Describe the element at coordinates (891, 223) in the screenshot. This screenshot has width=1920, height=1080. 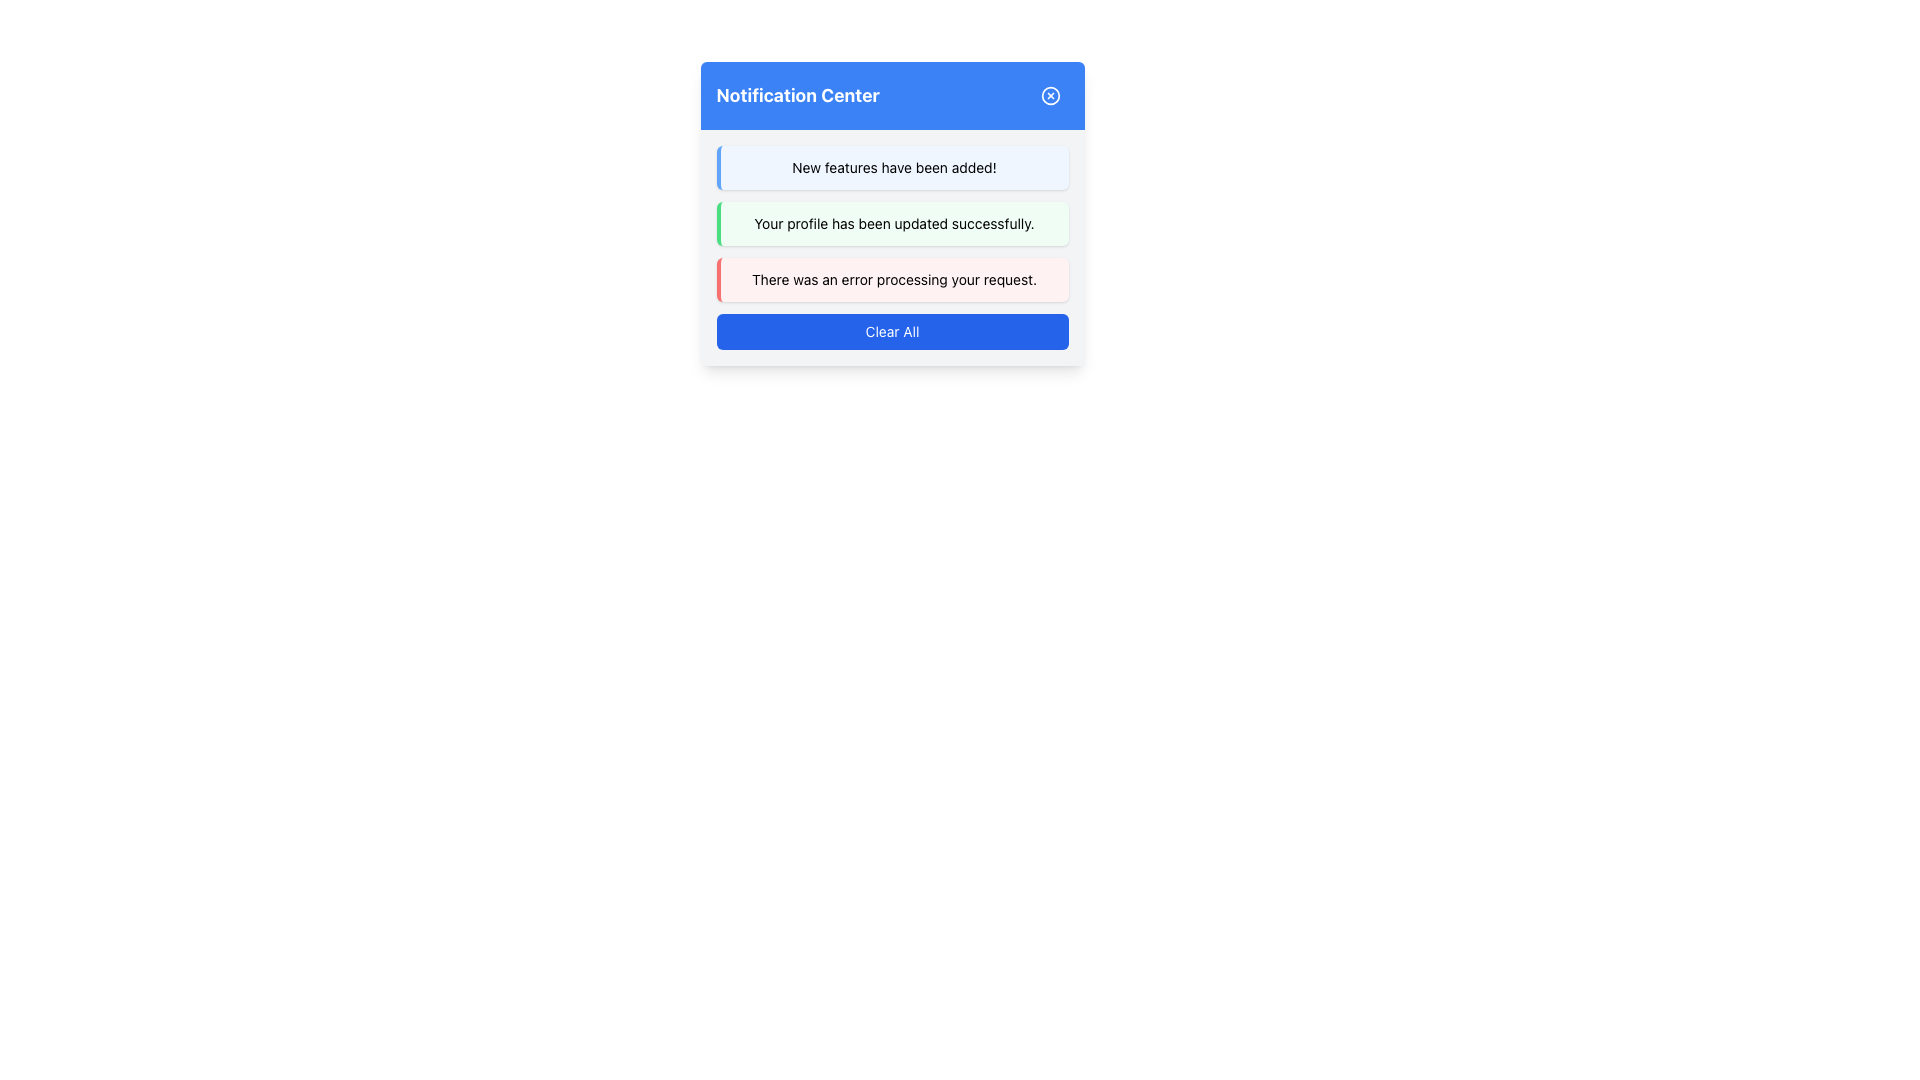
I see `static notification message that indicates 'Your profile has been updated successfully.' This message is visually distinguished by a green vertical border and a light green background, positioned between two other notifications` at that location.